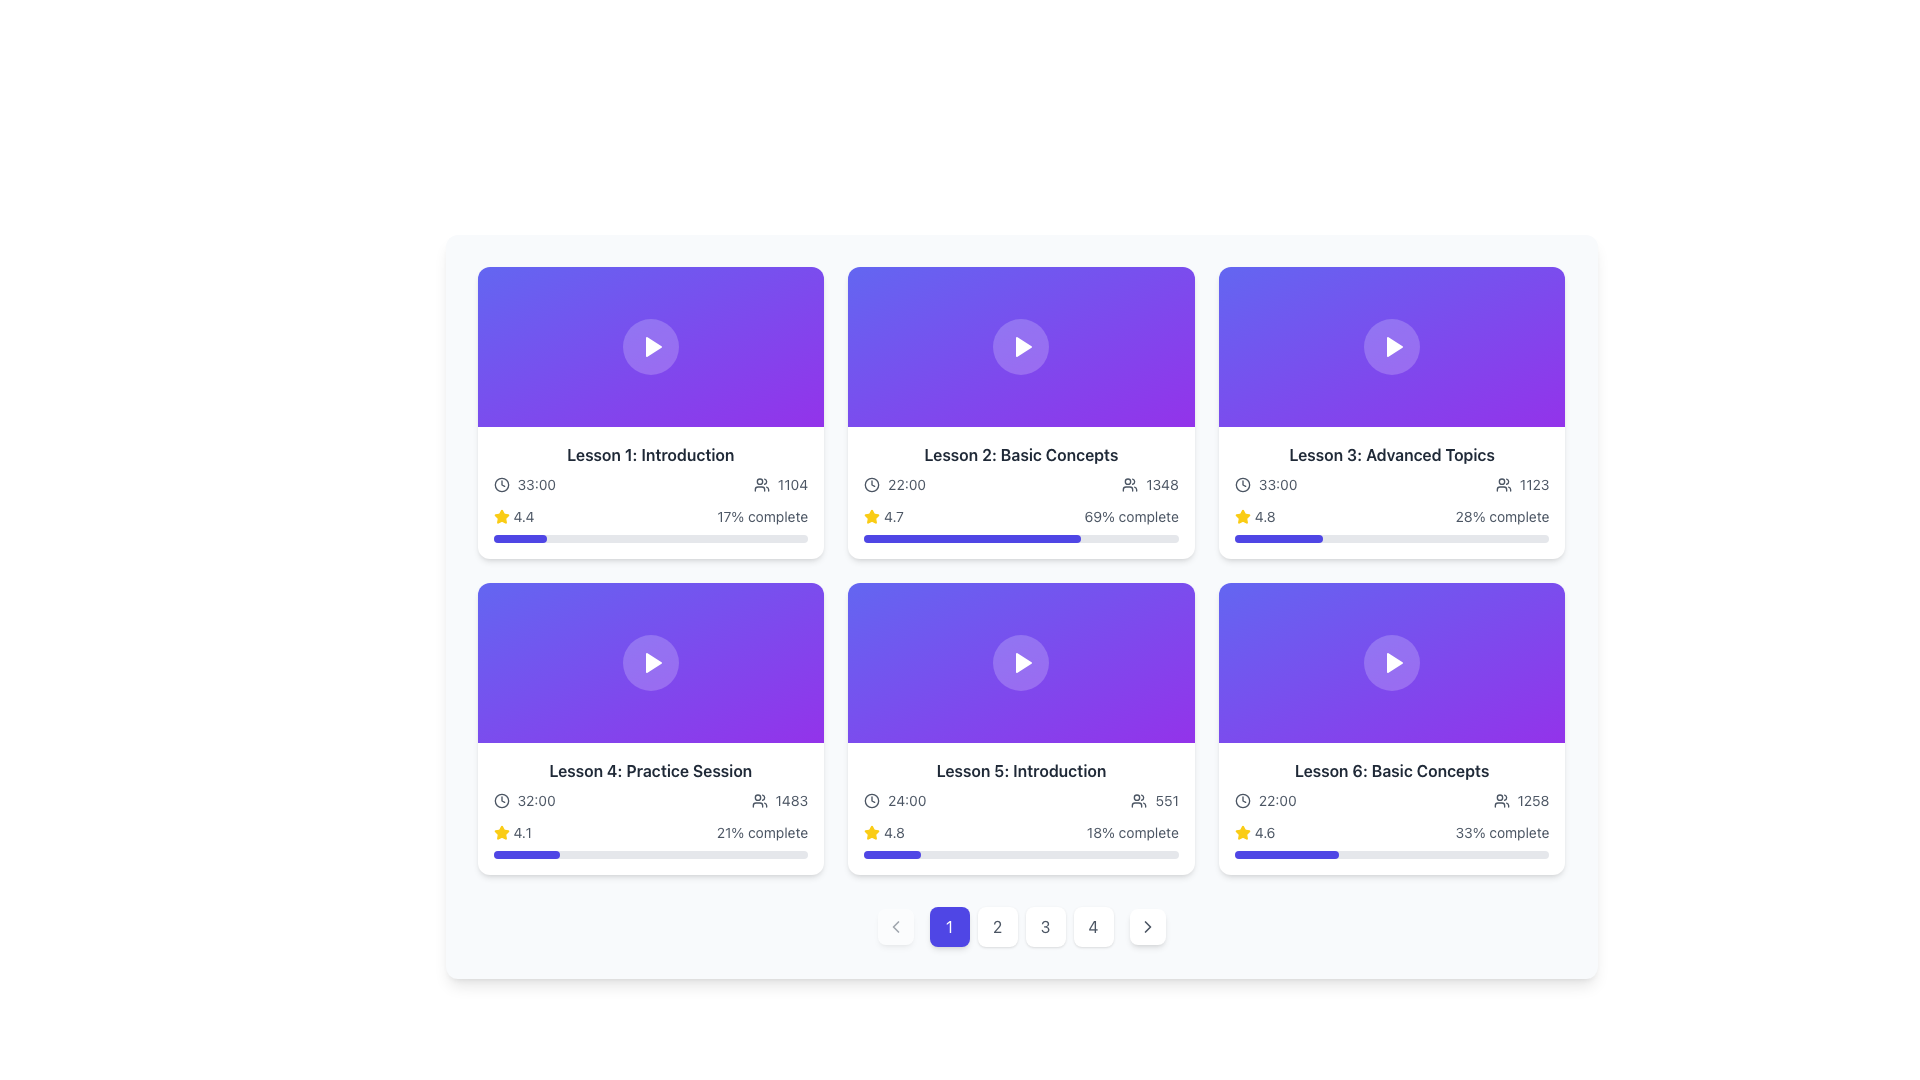  What do you see at coordinates (513, 515) in the screenshot?
I see `the Rating indicator, which is a star icon located in the bottom-left area of the first card in a grid layout, aligned horizontally with the text '17% complete'` at bounding box center [513, 515].